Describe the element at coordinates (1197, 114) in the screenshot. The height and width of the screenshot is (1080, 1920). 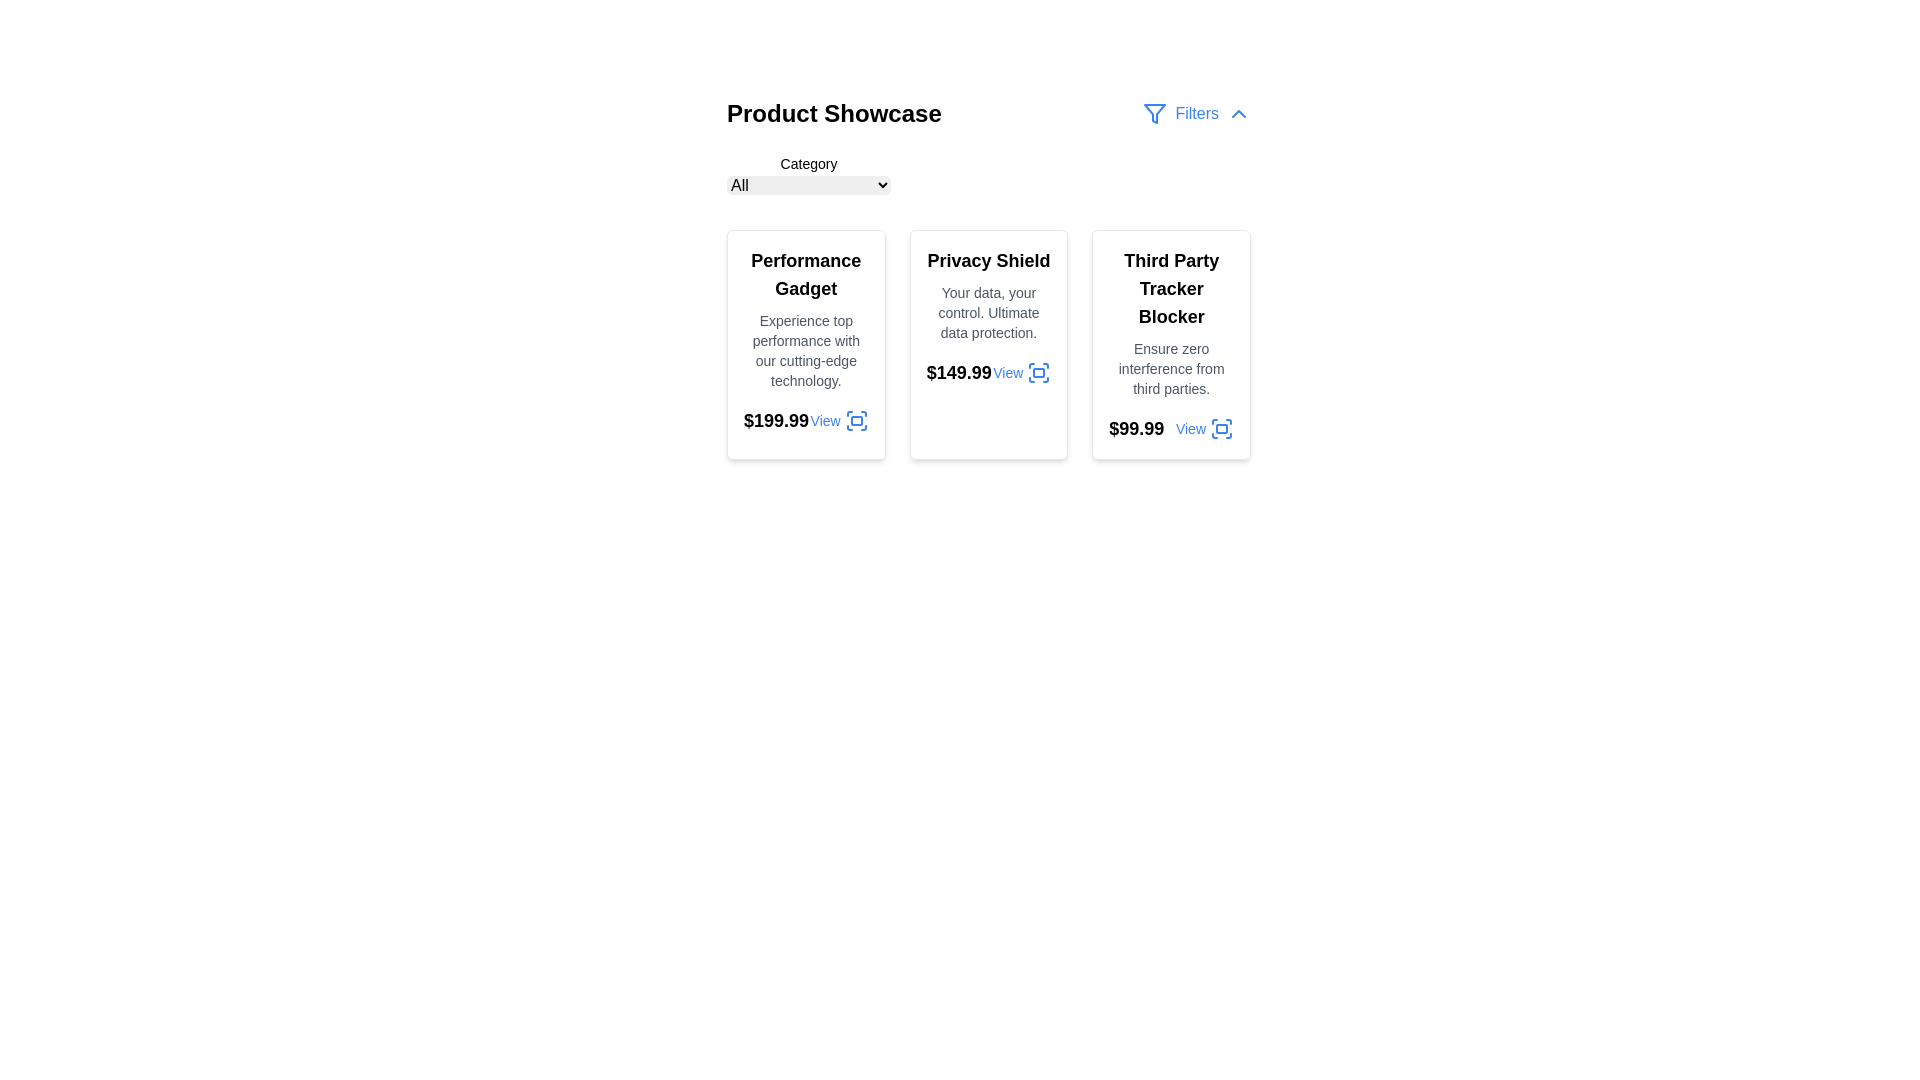
I see `the dropdown toggle button located at the upper right corner of the 'Product Showcase' section` at that location.